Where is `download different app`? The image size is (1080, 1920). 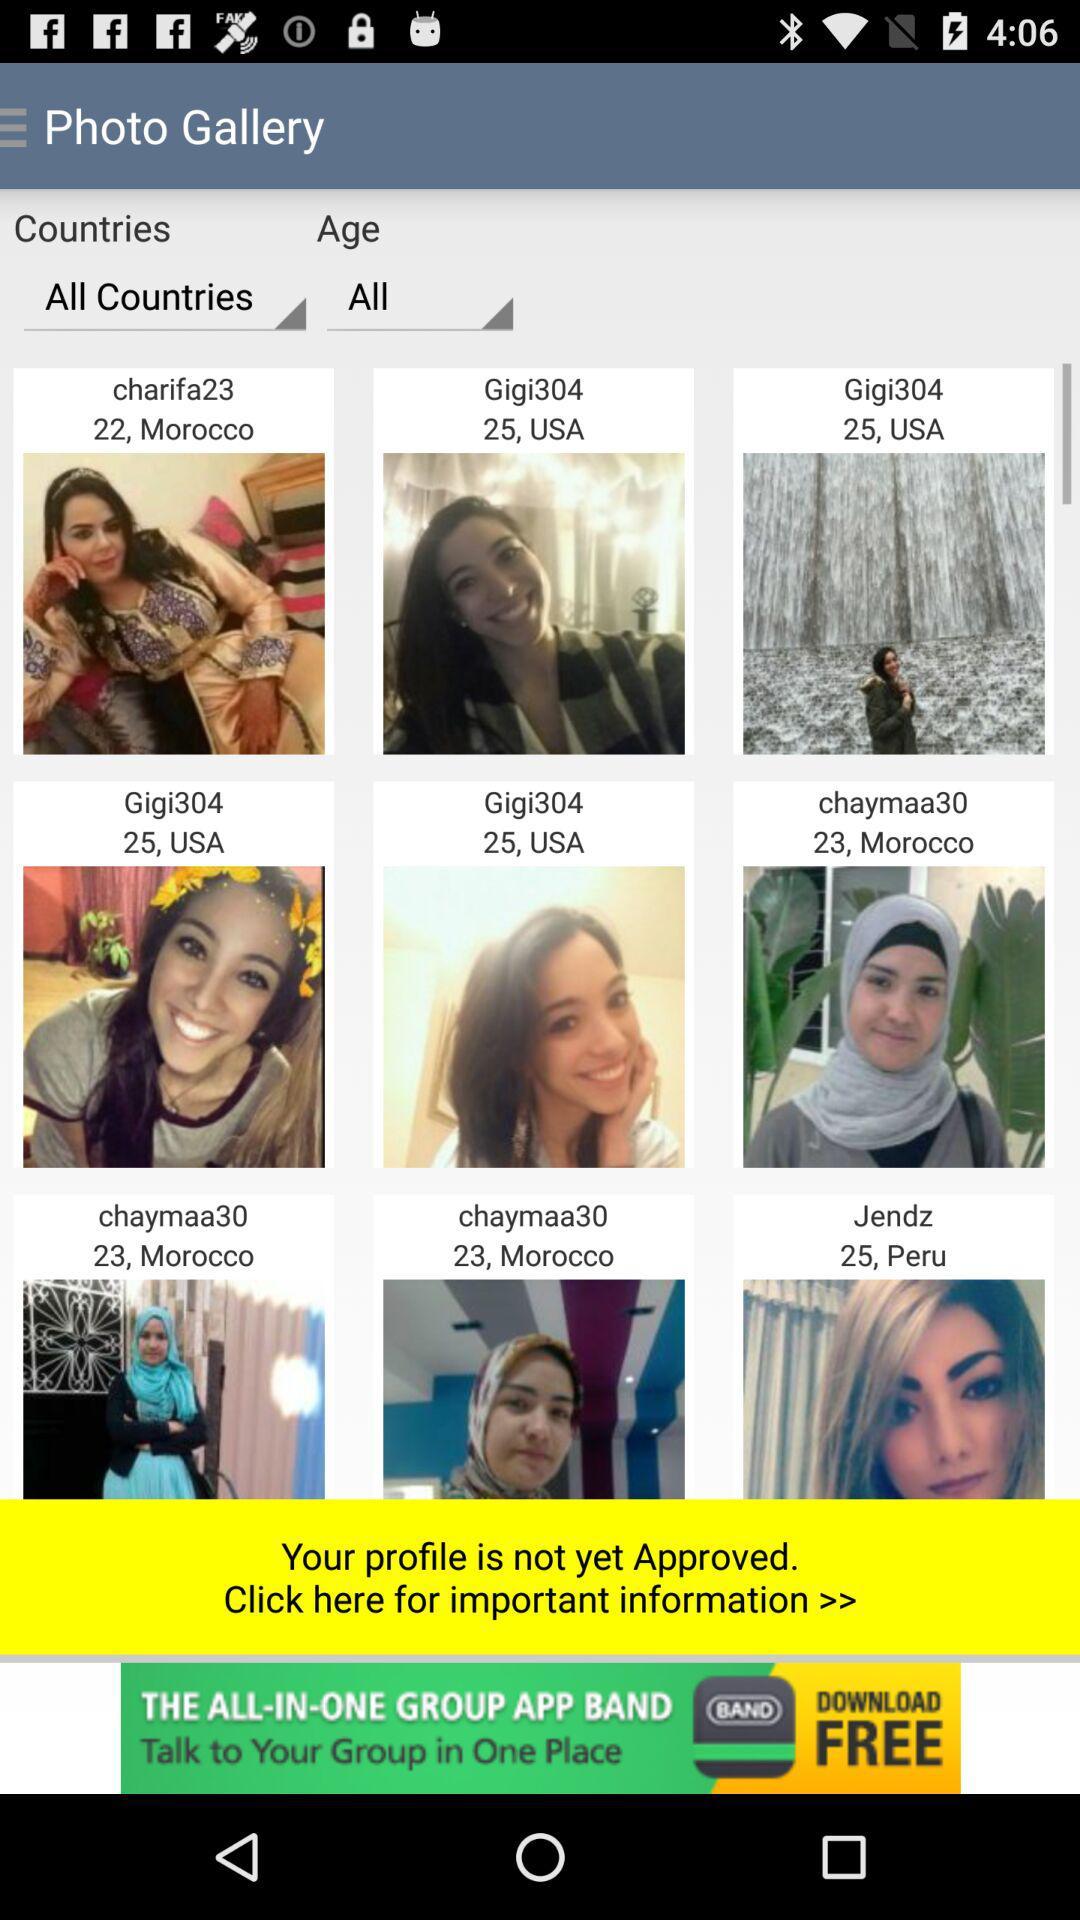
download different app is located at coordinates (540, 1727).